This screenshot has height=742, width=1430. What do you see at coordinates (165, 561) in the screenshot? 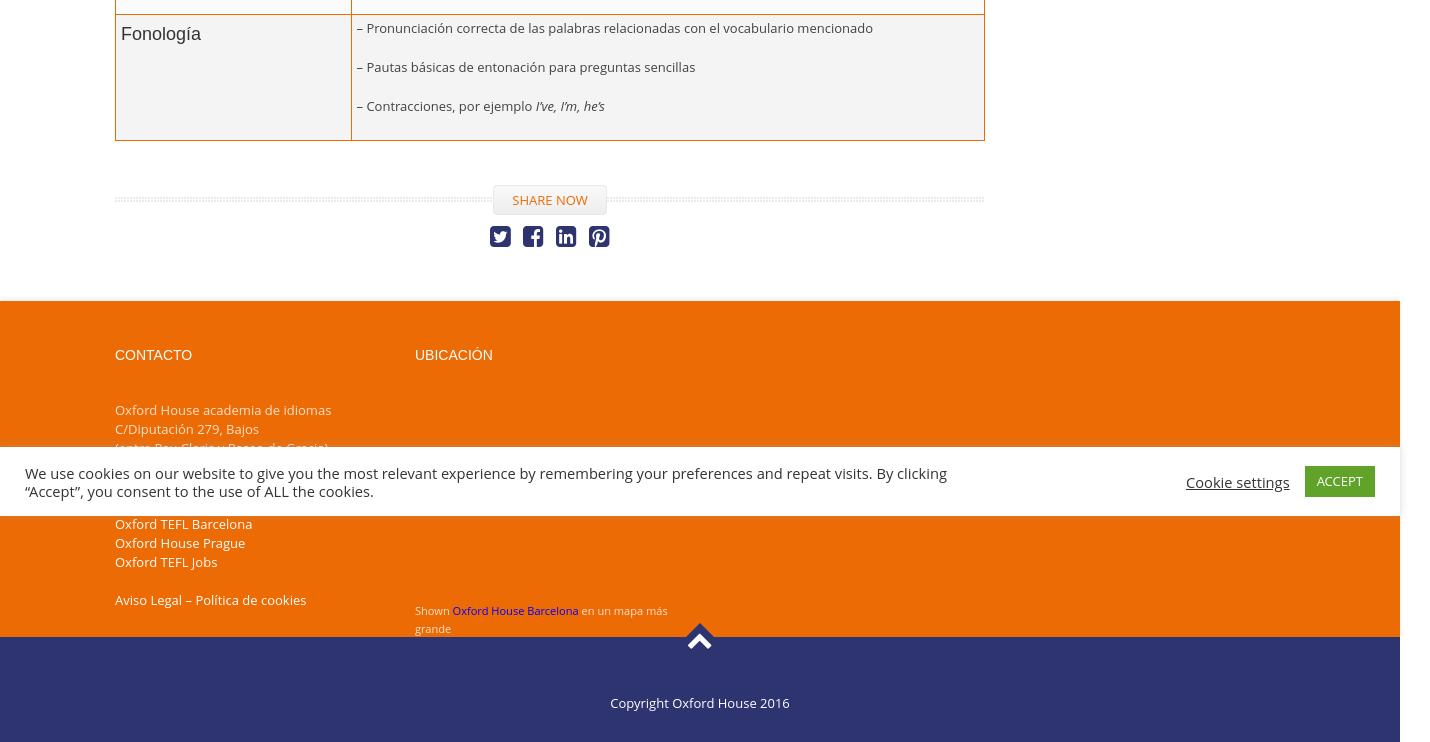
I see `'Oxford TEFL Jobs'` at bounding box center [165, 561].